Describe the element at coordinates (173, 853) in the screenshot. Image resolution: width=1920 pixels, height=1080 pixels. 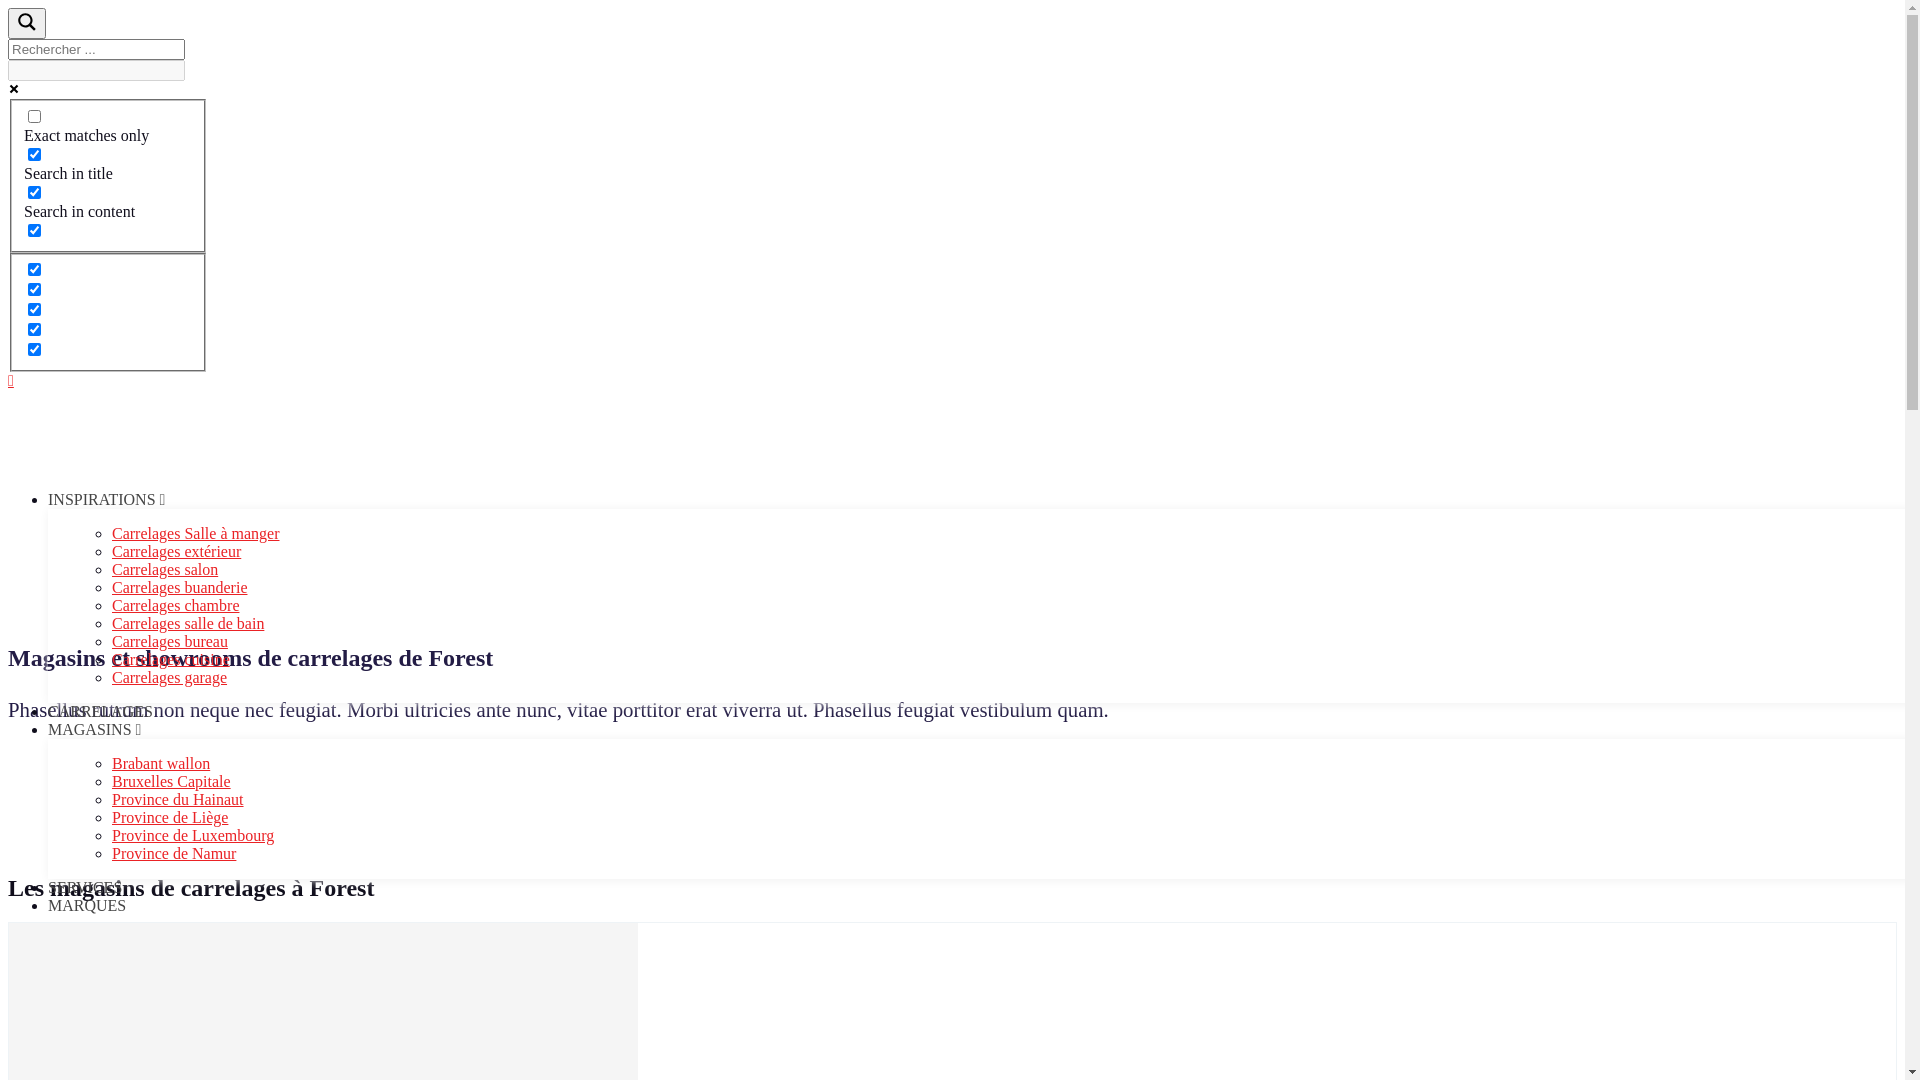
I see `'Province de Namur'` at that location.